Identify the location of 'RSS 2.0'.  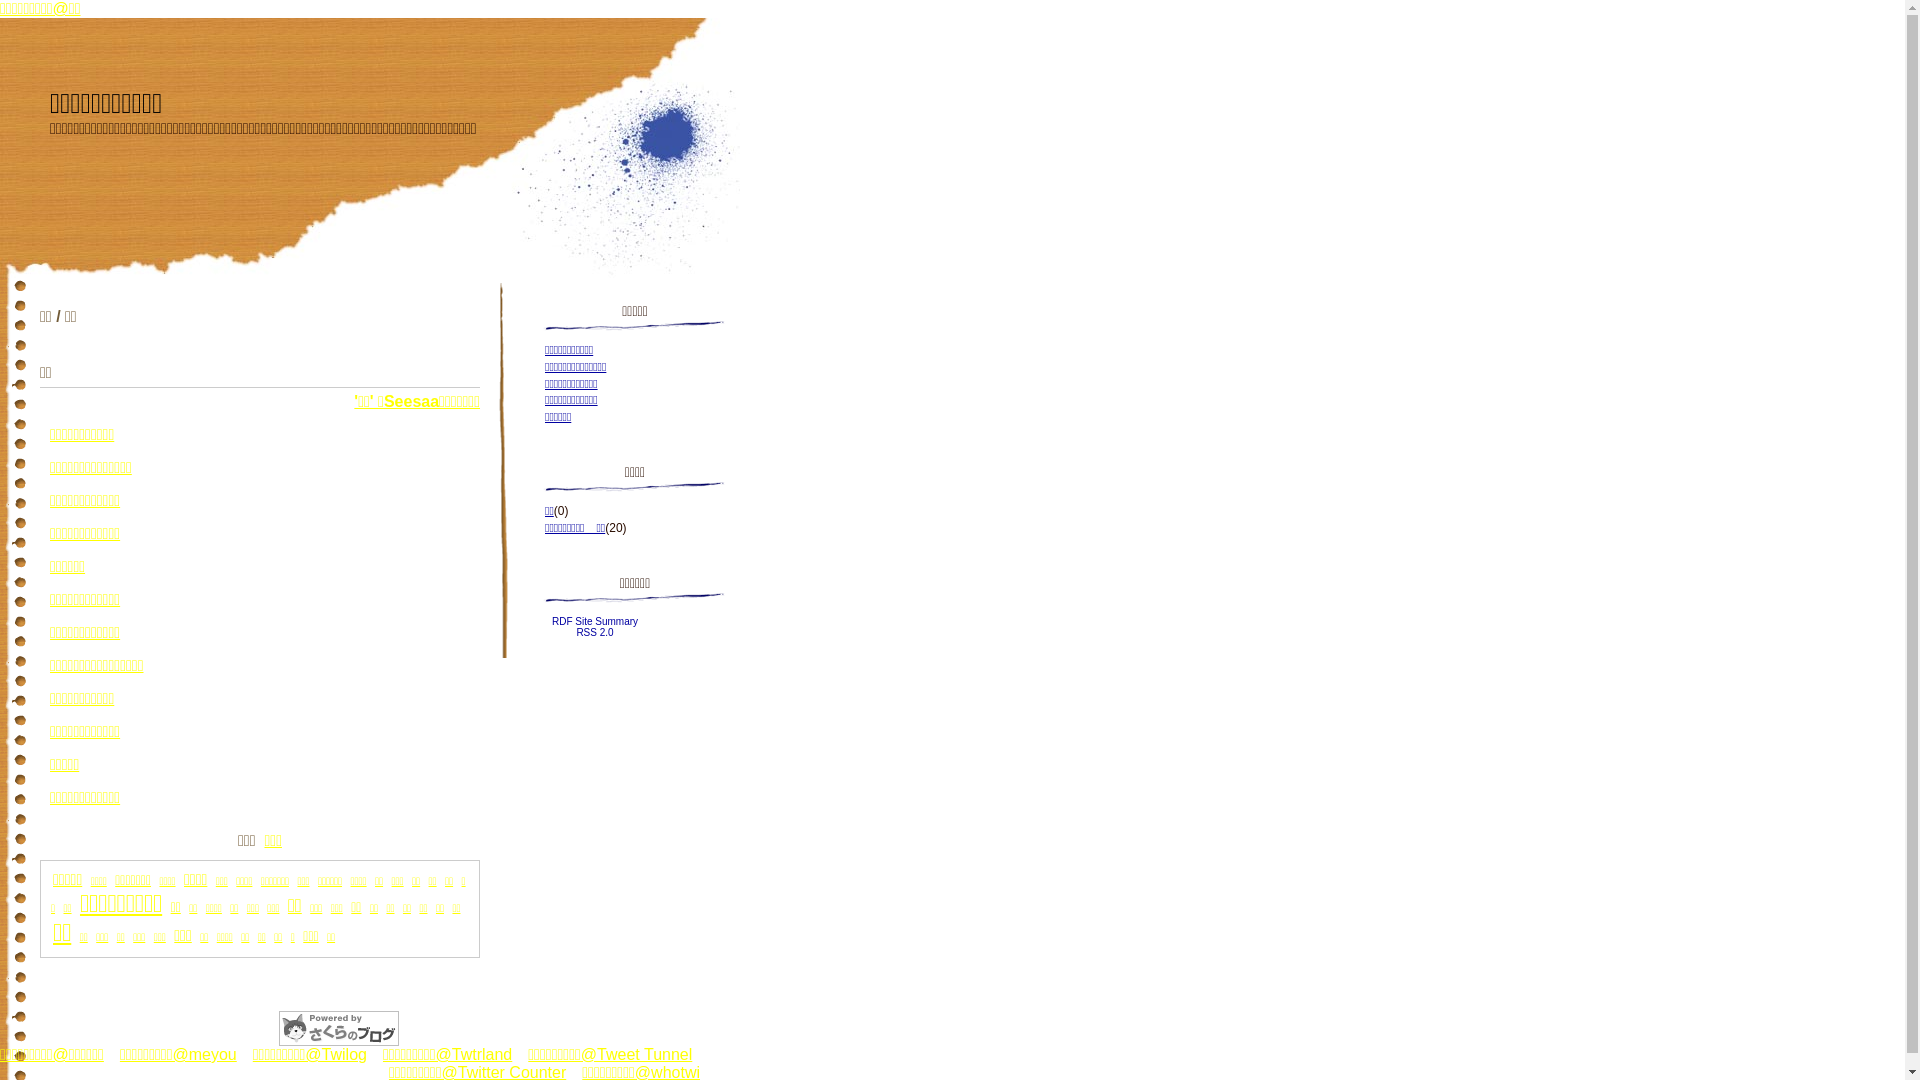
(593, 632).